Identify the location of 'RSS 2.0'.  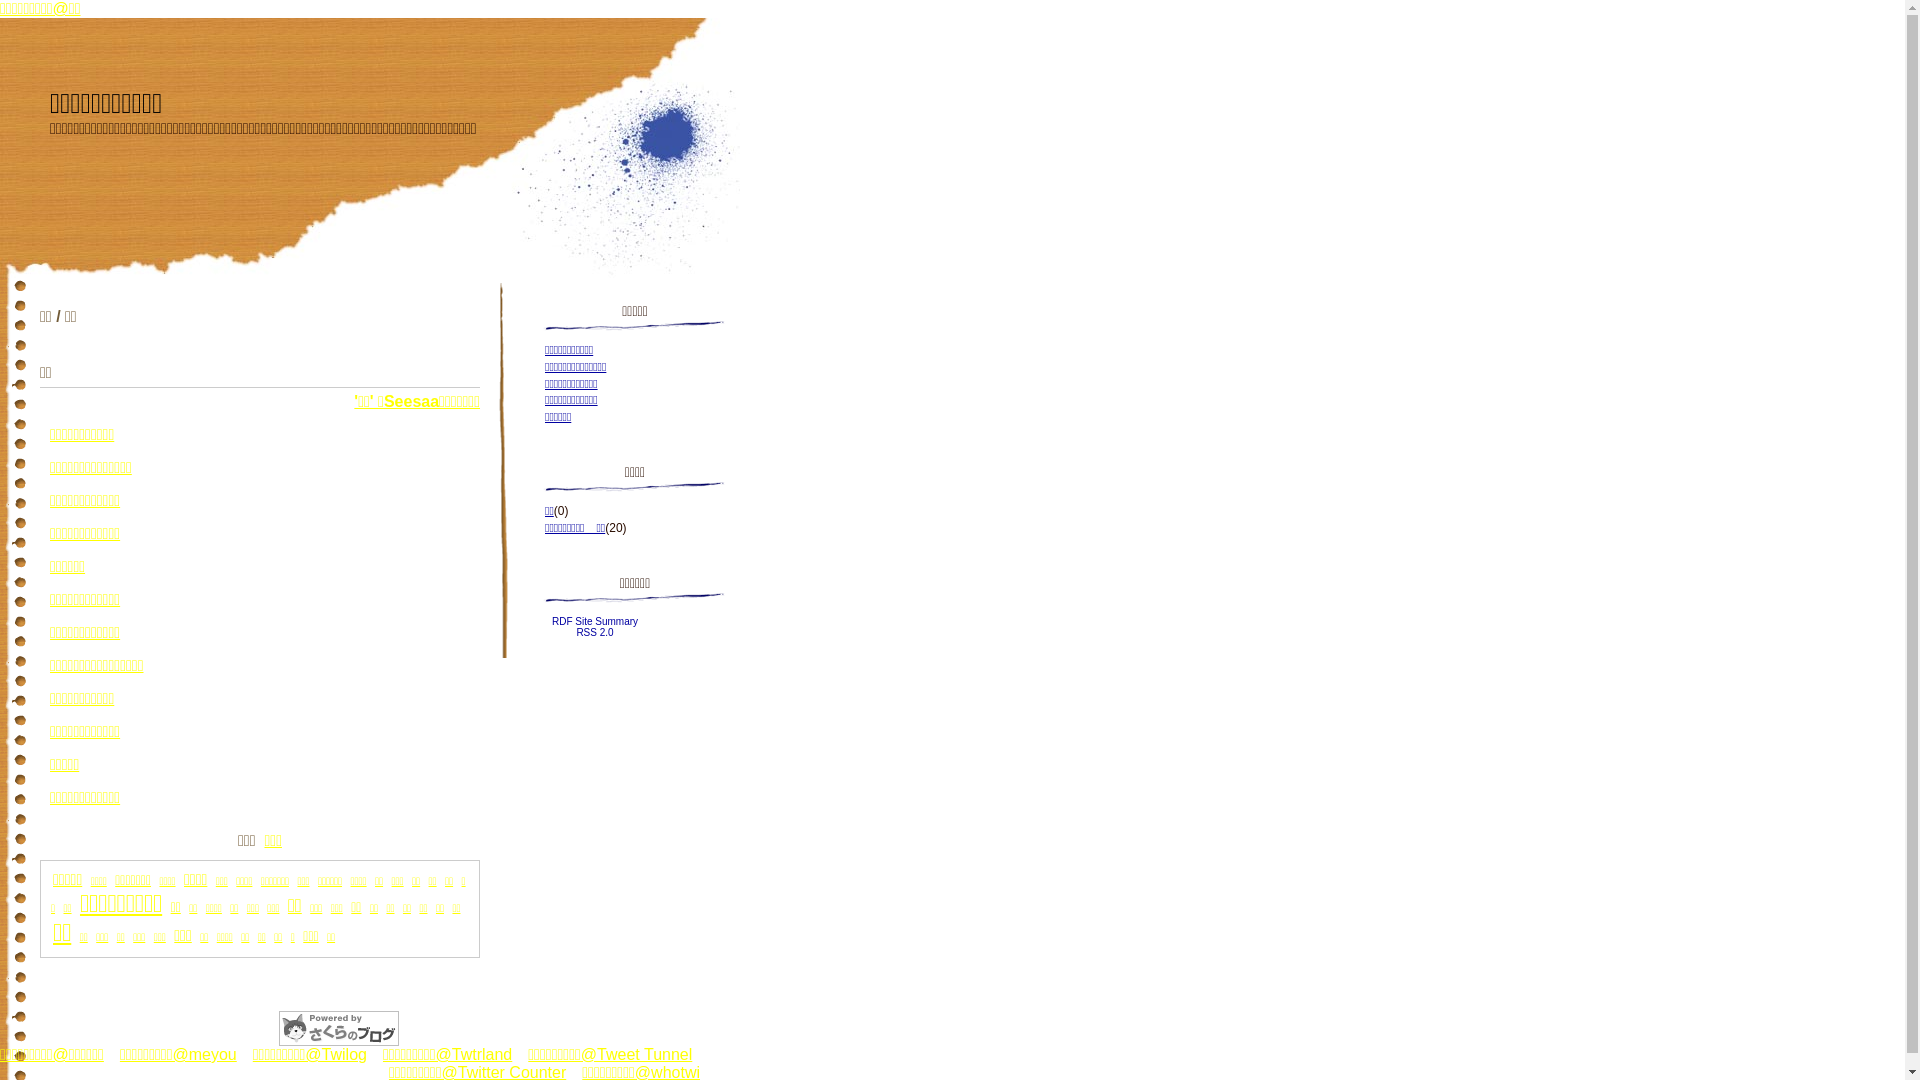
(593, 632).